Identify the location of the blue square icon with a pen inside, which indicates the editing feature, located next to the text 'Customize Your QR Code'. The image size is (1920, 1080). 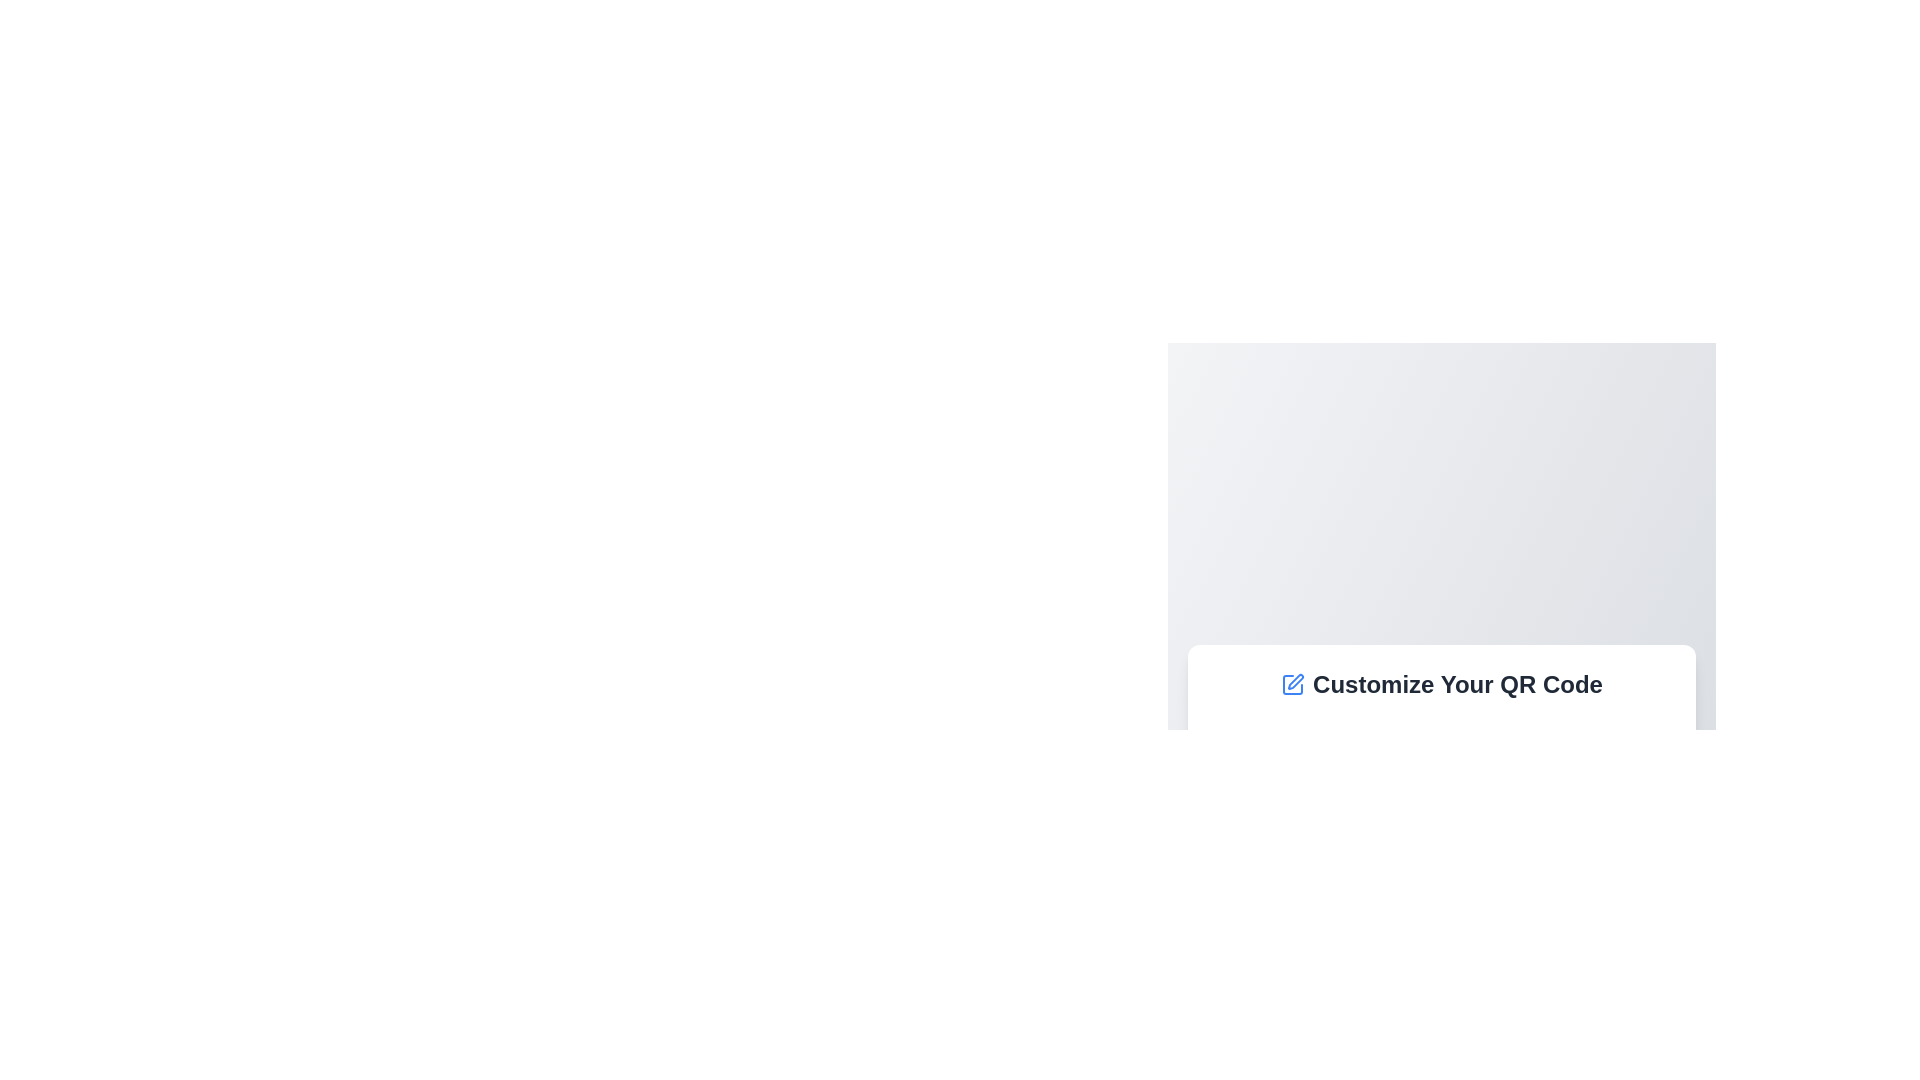
(1293, 684).